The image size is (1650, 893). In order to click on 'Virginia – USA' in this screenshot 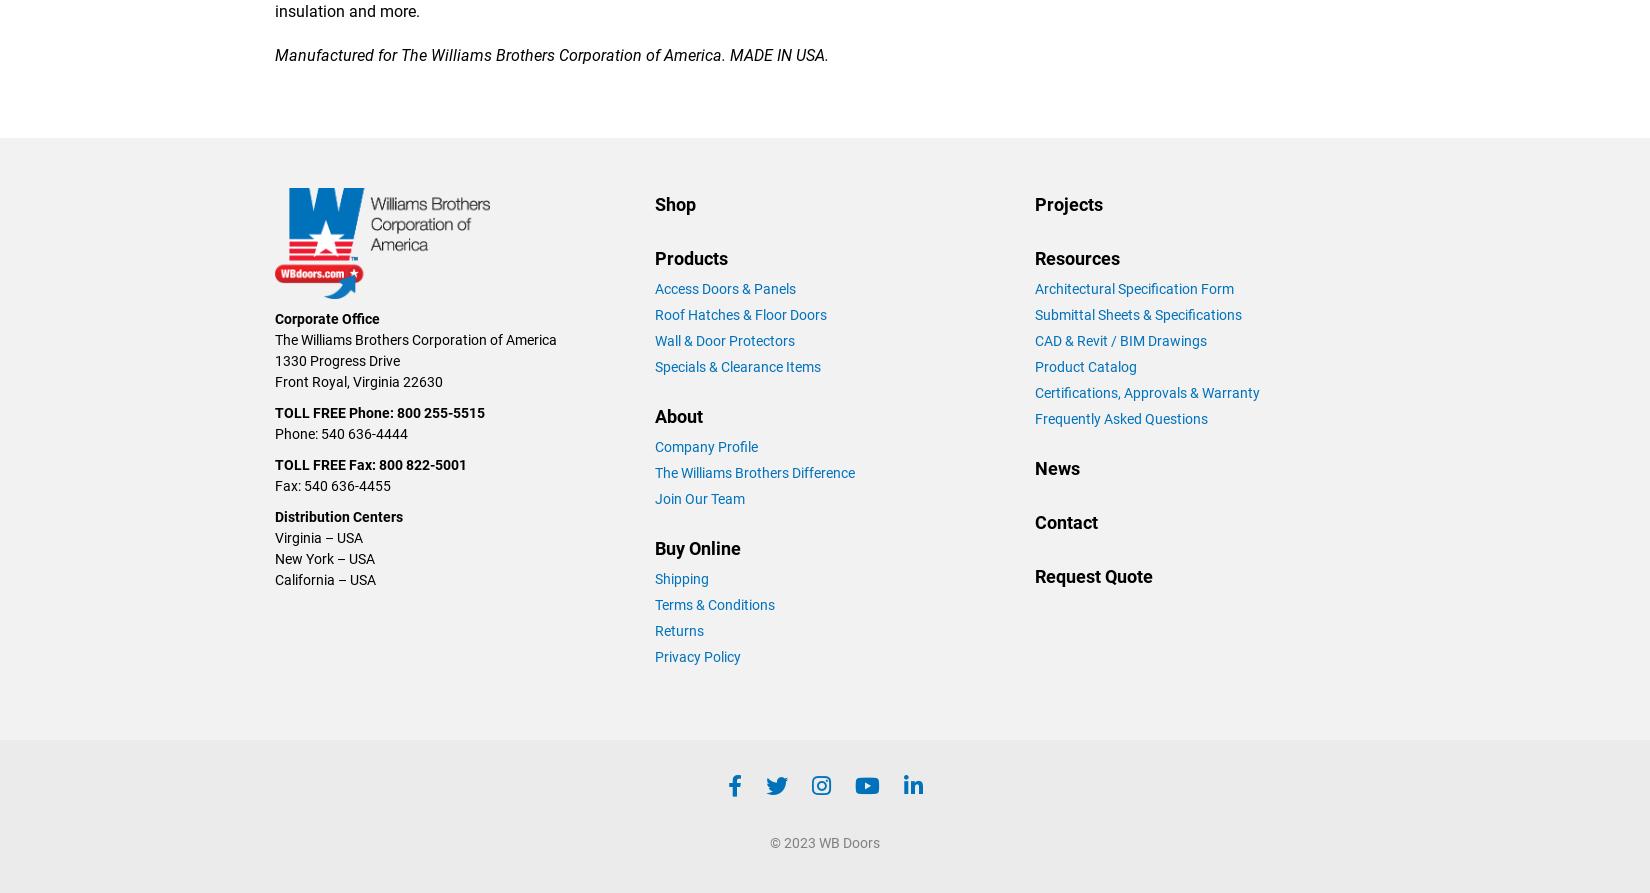, I will do `click(318, 535)`.